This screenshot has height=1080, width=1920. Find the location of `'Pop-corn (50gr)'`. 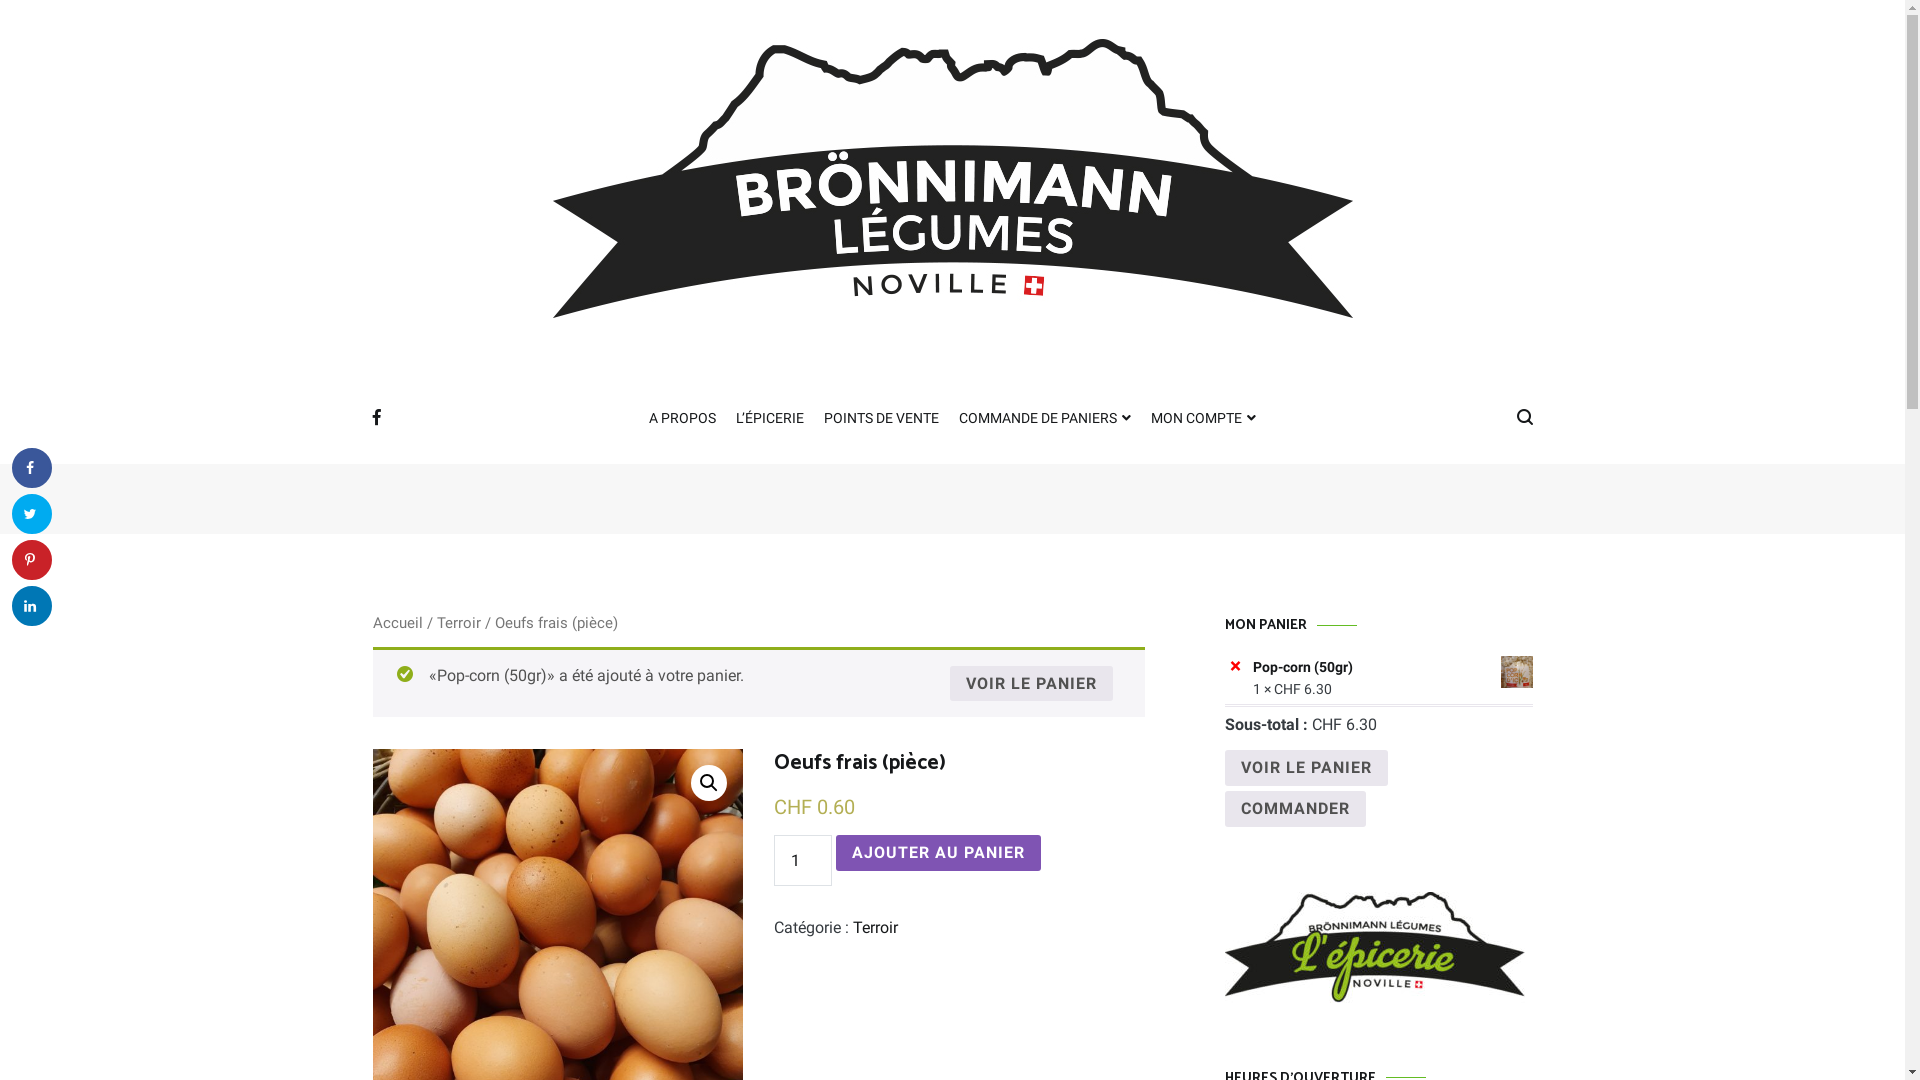

'Pop-corn (50gr)' is located at coordinates (1391, 667).